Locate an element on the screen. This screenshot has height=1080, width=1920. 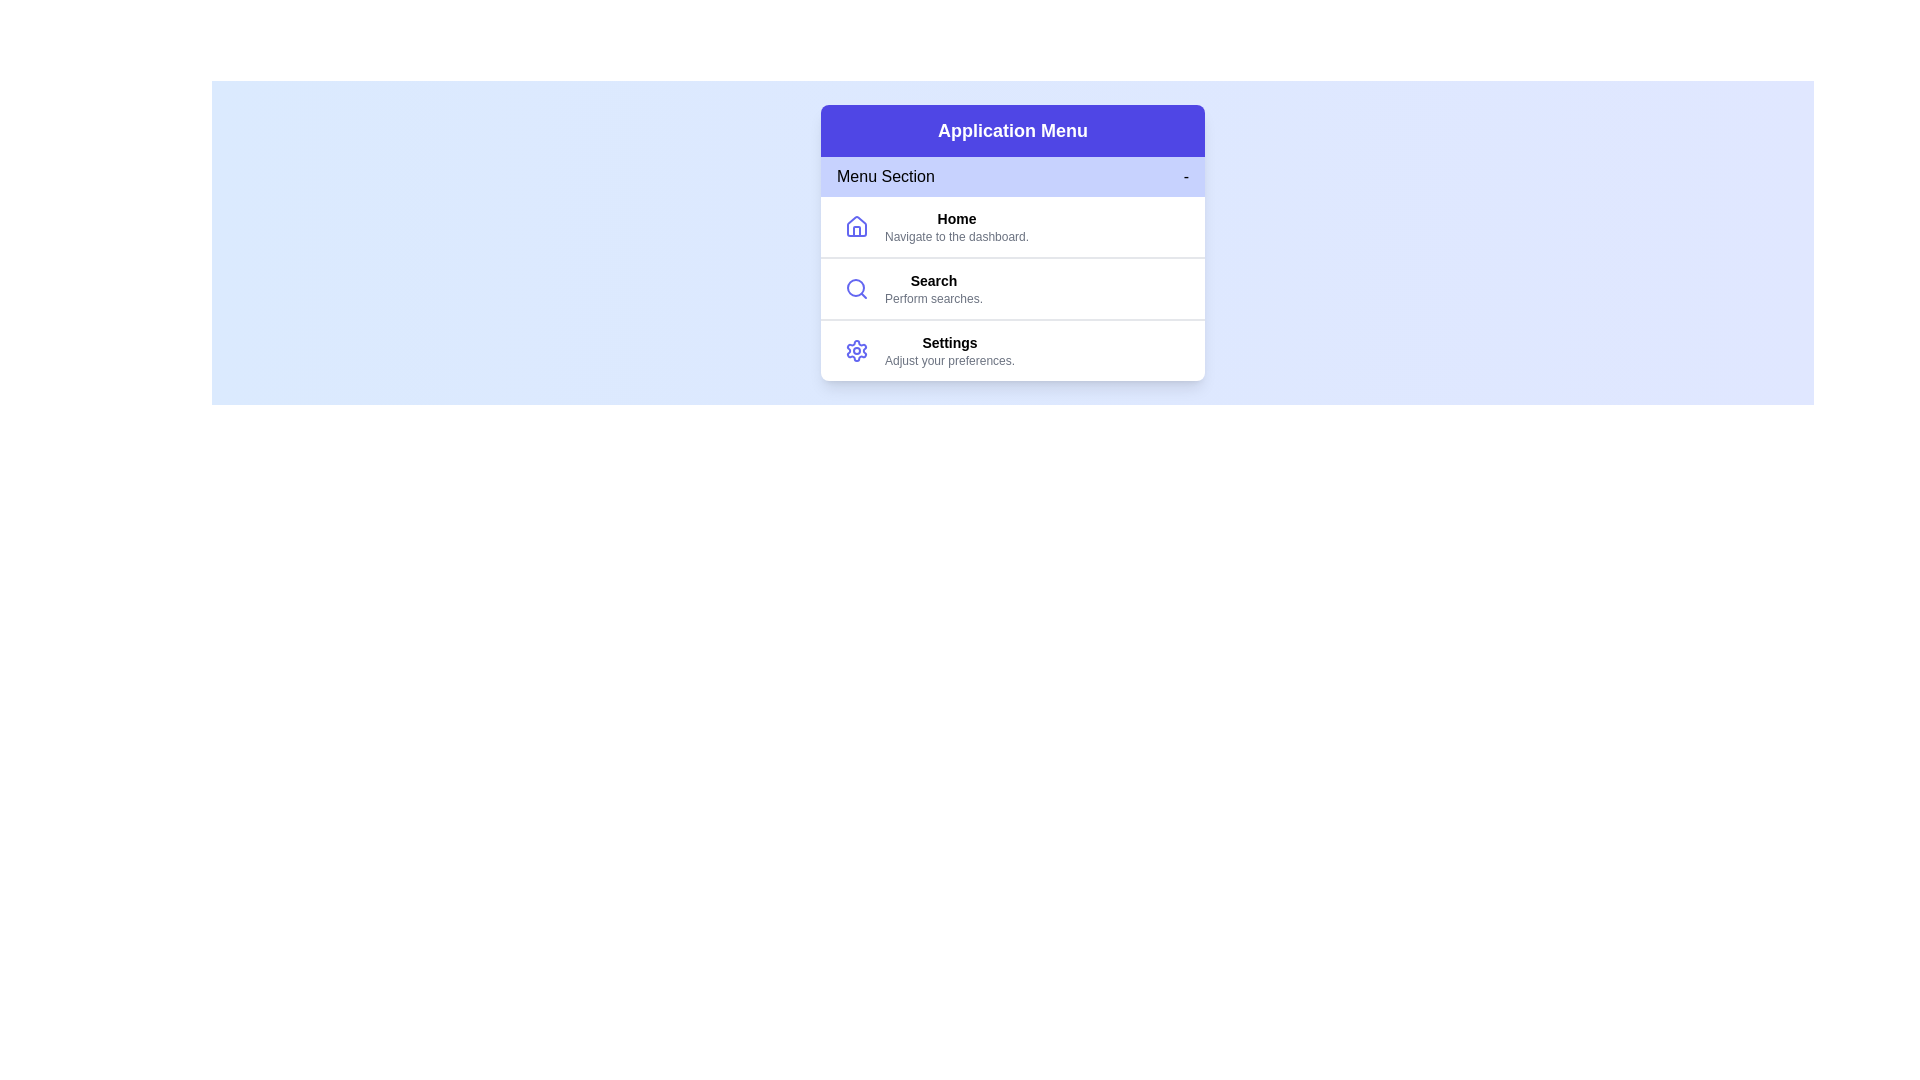
the menu item Search by clicking on it is located at coordinates (933, 289).